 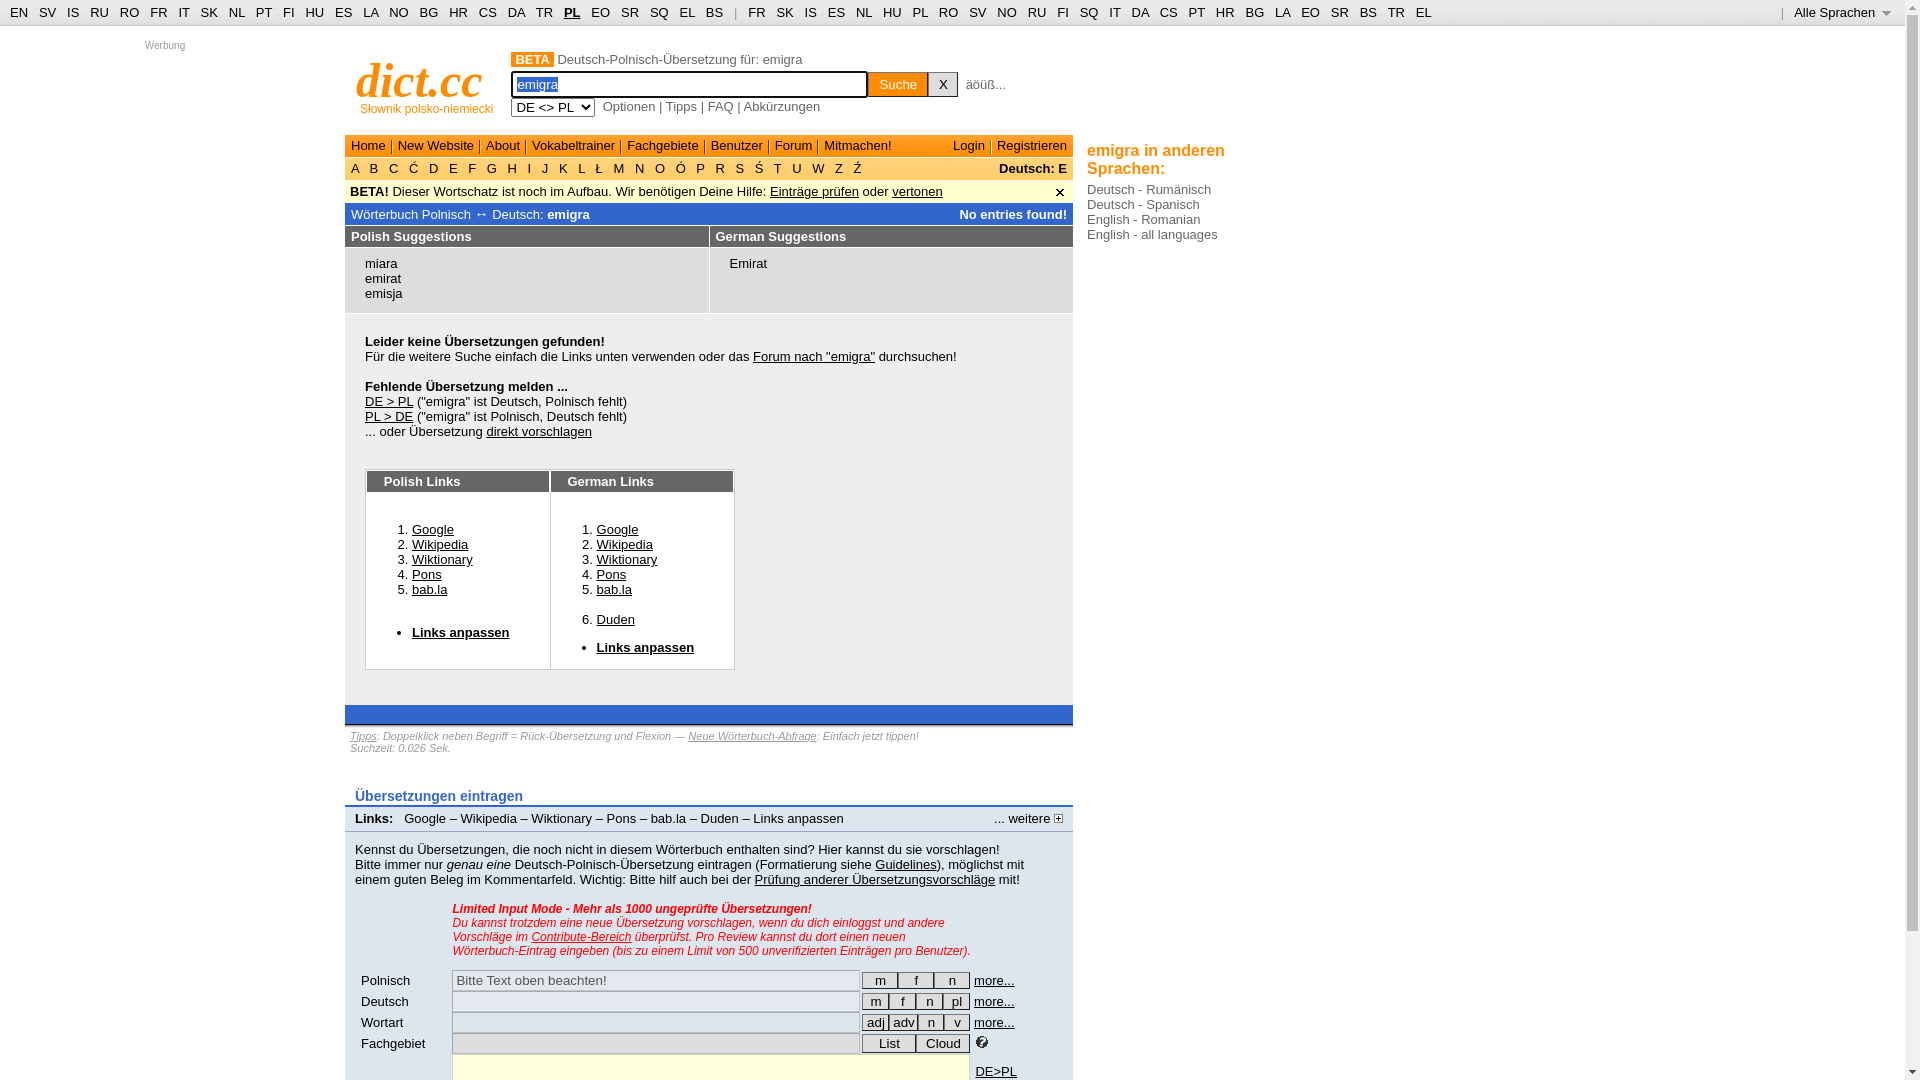 I want to click on 'EL', so click(x=687, y=12).